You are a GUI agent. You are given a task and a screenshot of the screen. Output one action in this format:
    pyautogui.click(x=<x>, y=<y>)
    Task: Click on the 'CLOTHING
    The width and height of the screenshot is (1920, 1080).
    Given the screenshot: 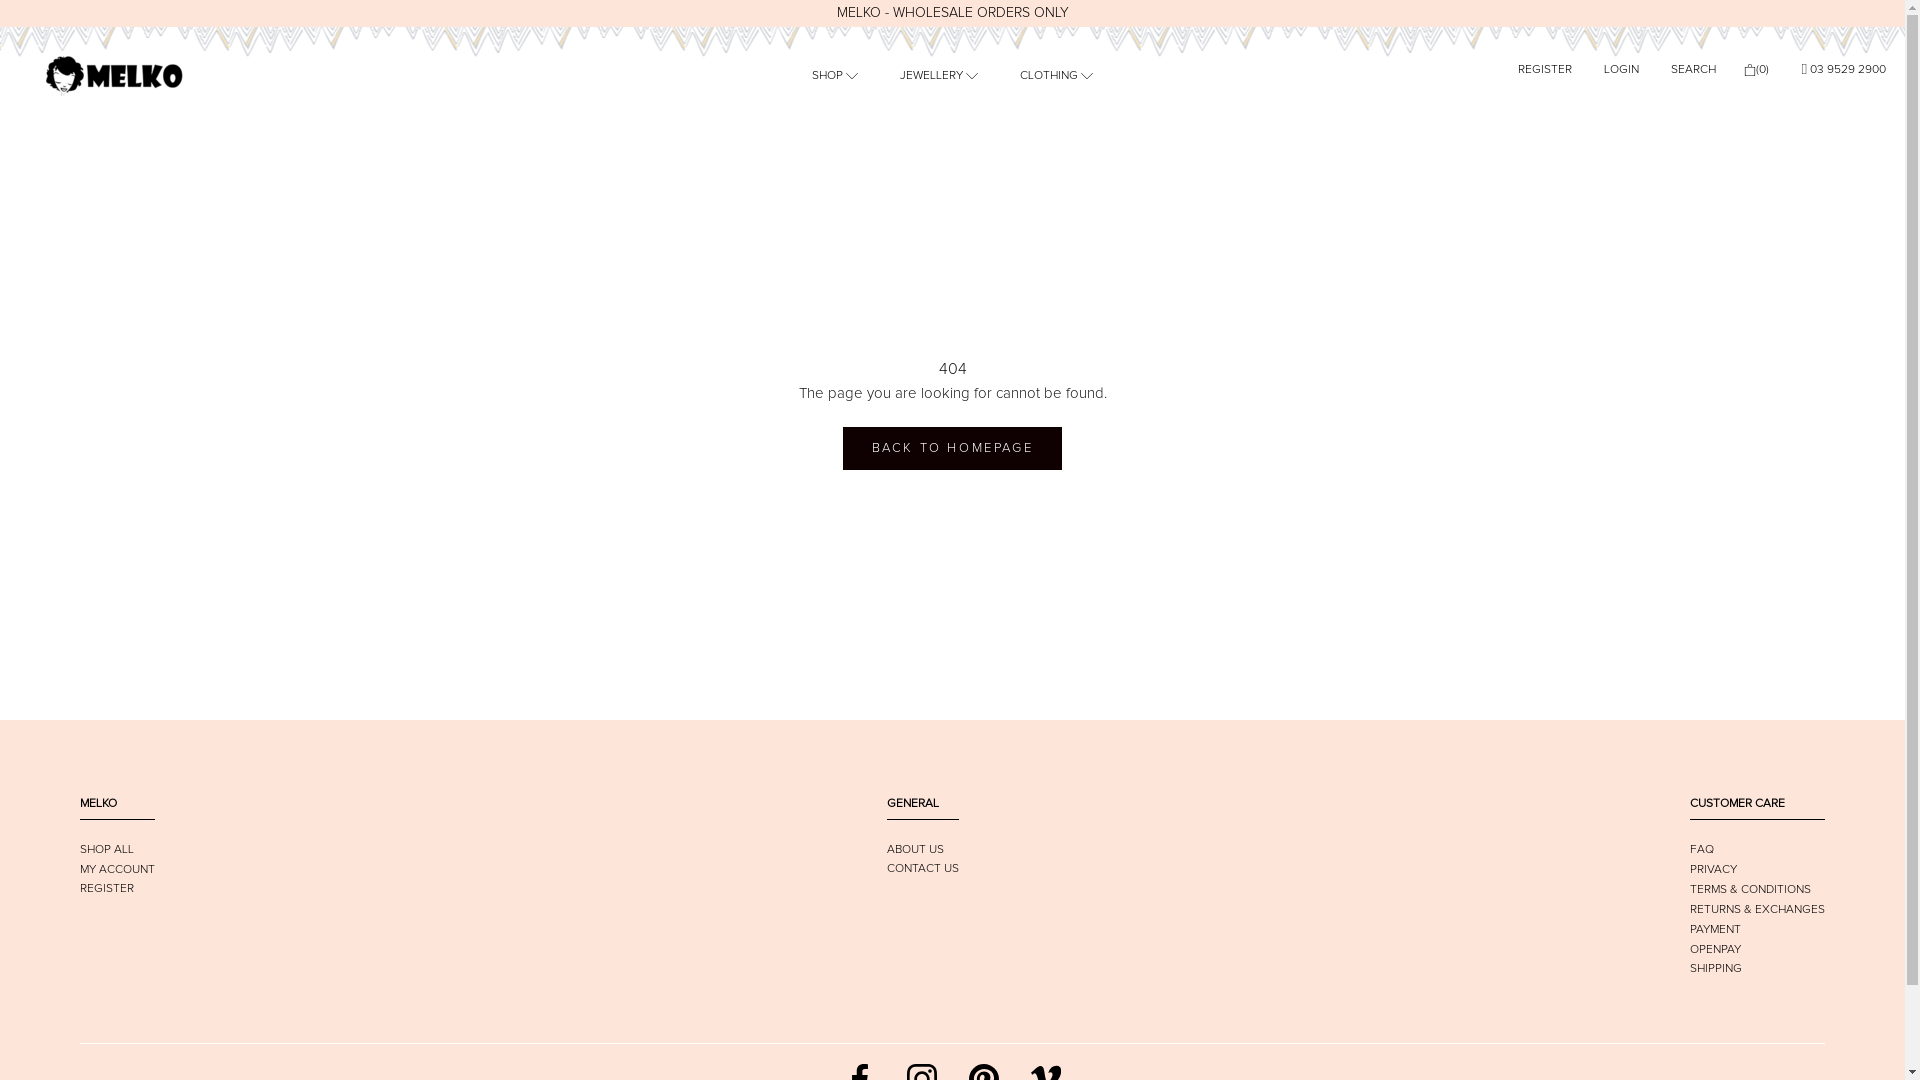 What is the action you would take?
    pyautogui.click(x=1055, y=75)
    